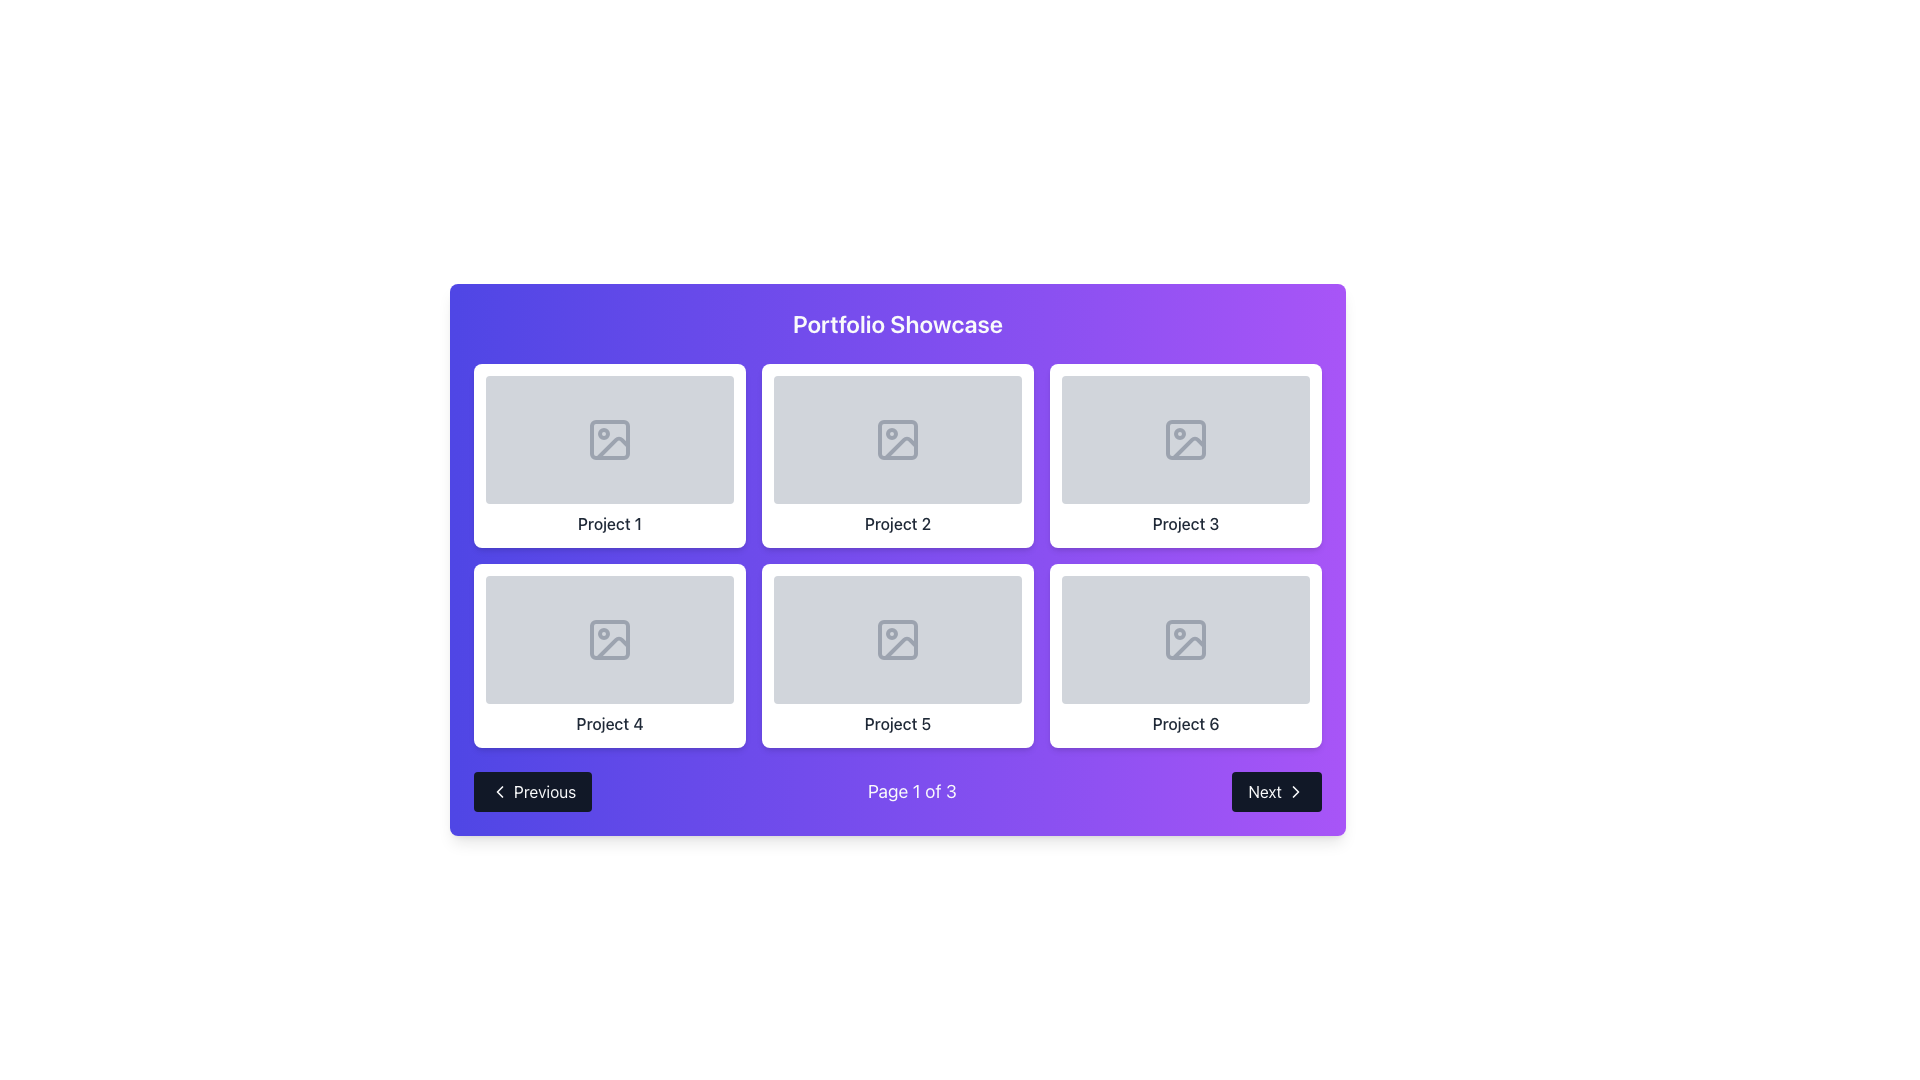  Describe the element at coordinates (896, 724) in the screenshot. I see `the Text Label located beneath the image area of the fifth project card in the bottom-right panel of the grid layout` at that location.